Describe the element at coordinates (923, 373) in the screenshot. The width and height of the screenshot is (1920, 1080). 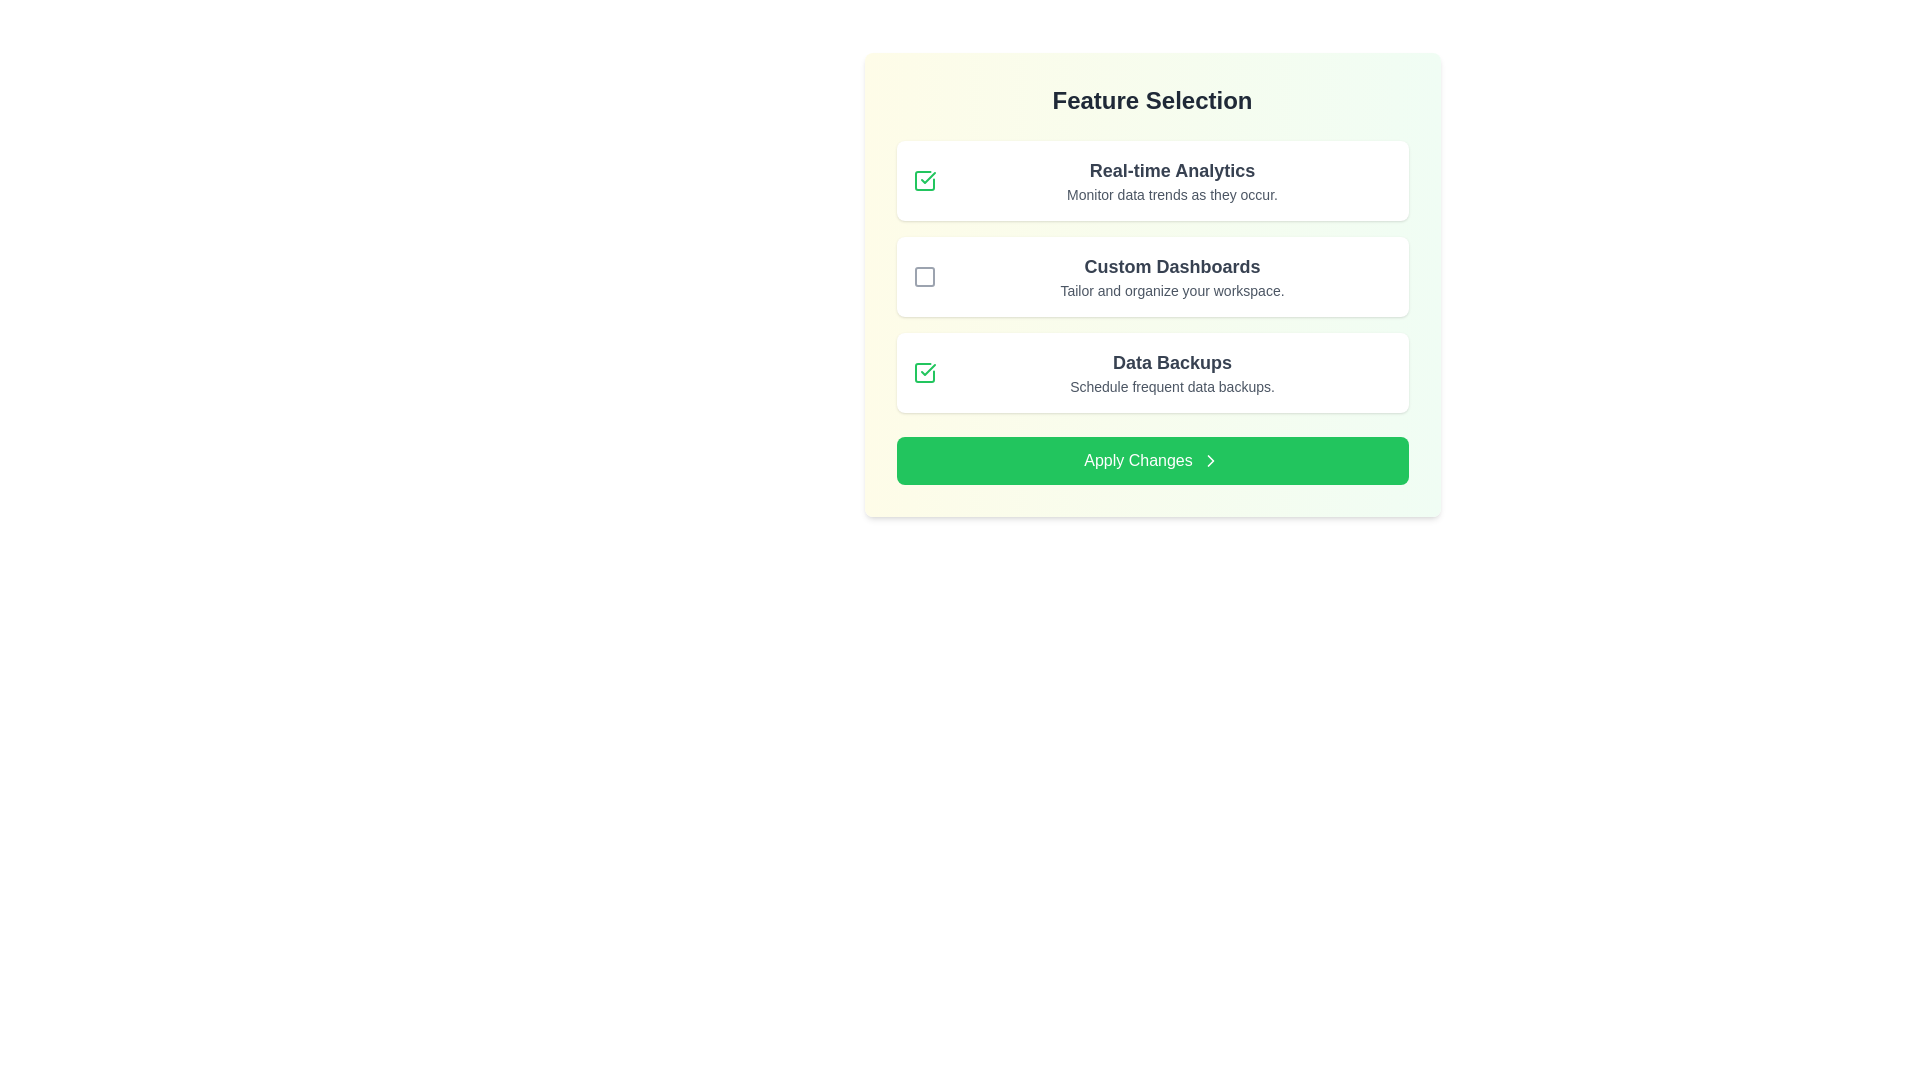
I see `the checkbox for 'Data Backups' located in the 'Feature Selection' section, which toggles the selection state` at that location.